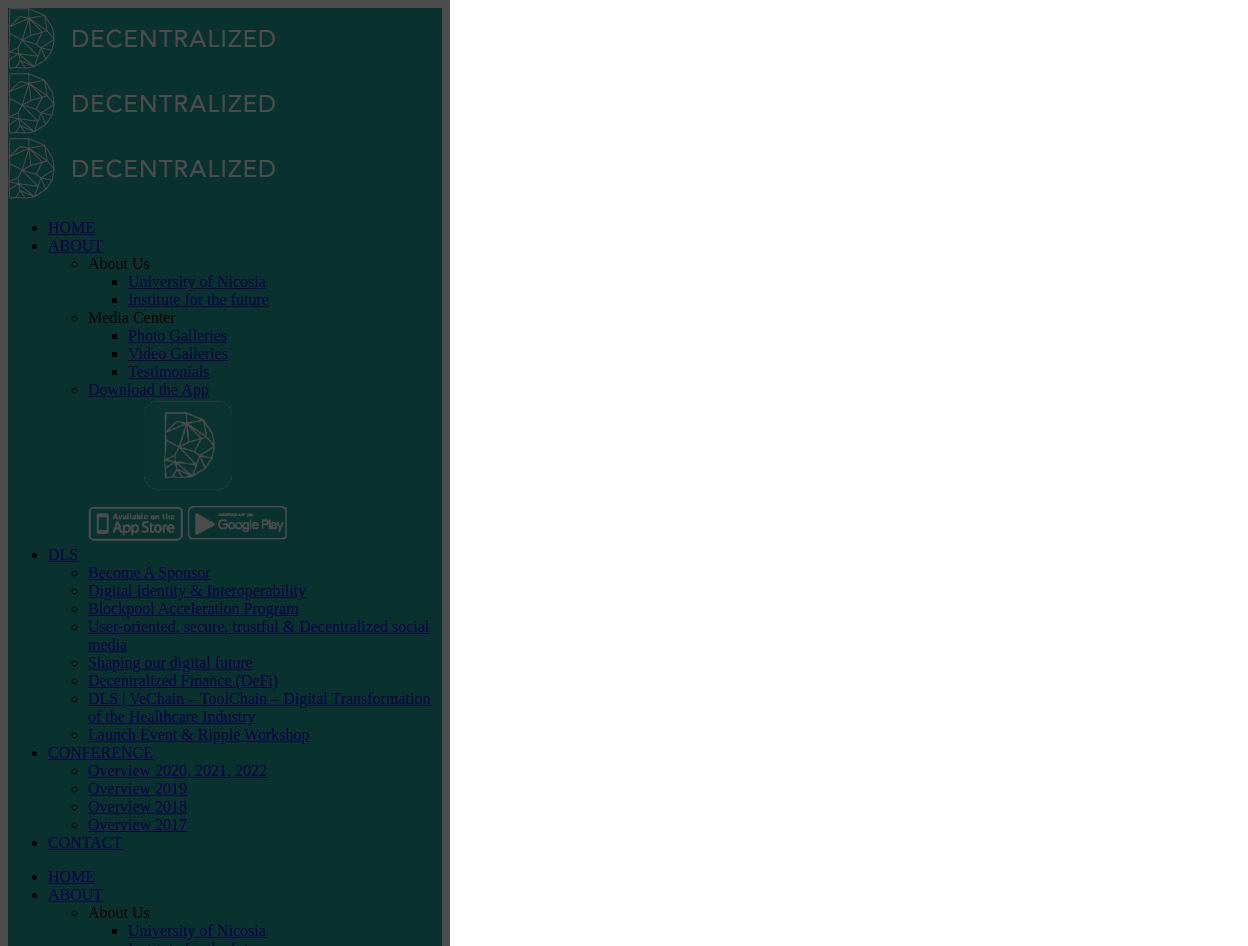 The width and height of the screenshot is (1248, 946). Describe the element at coordinates (137, 806) in the screenshot. I see `'Overview 2018'` at that location.